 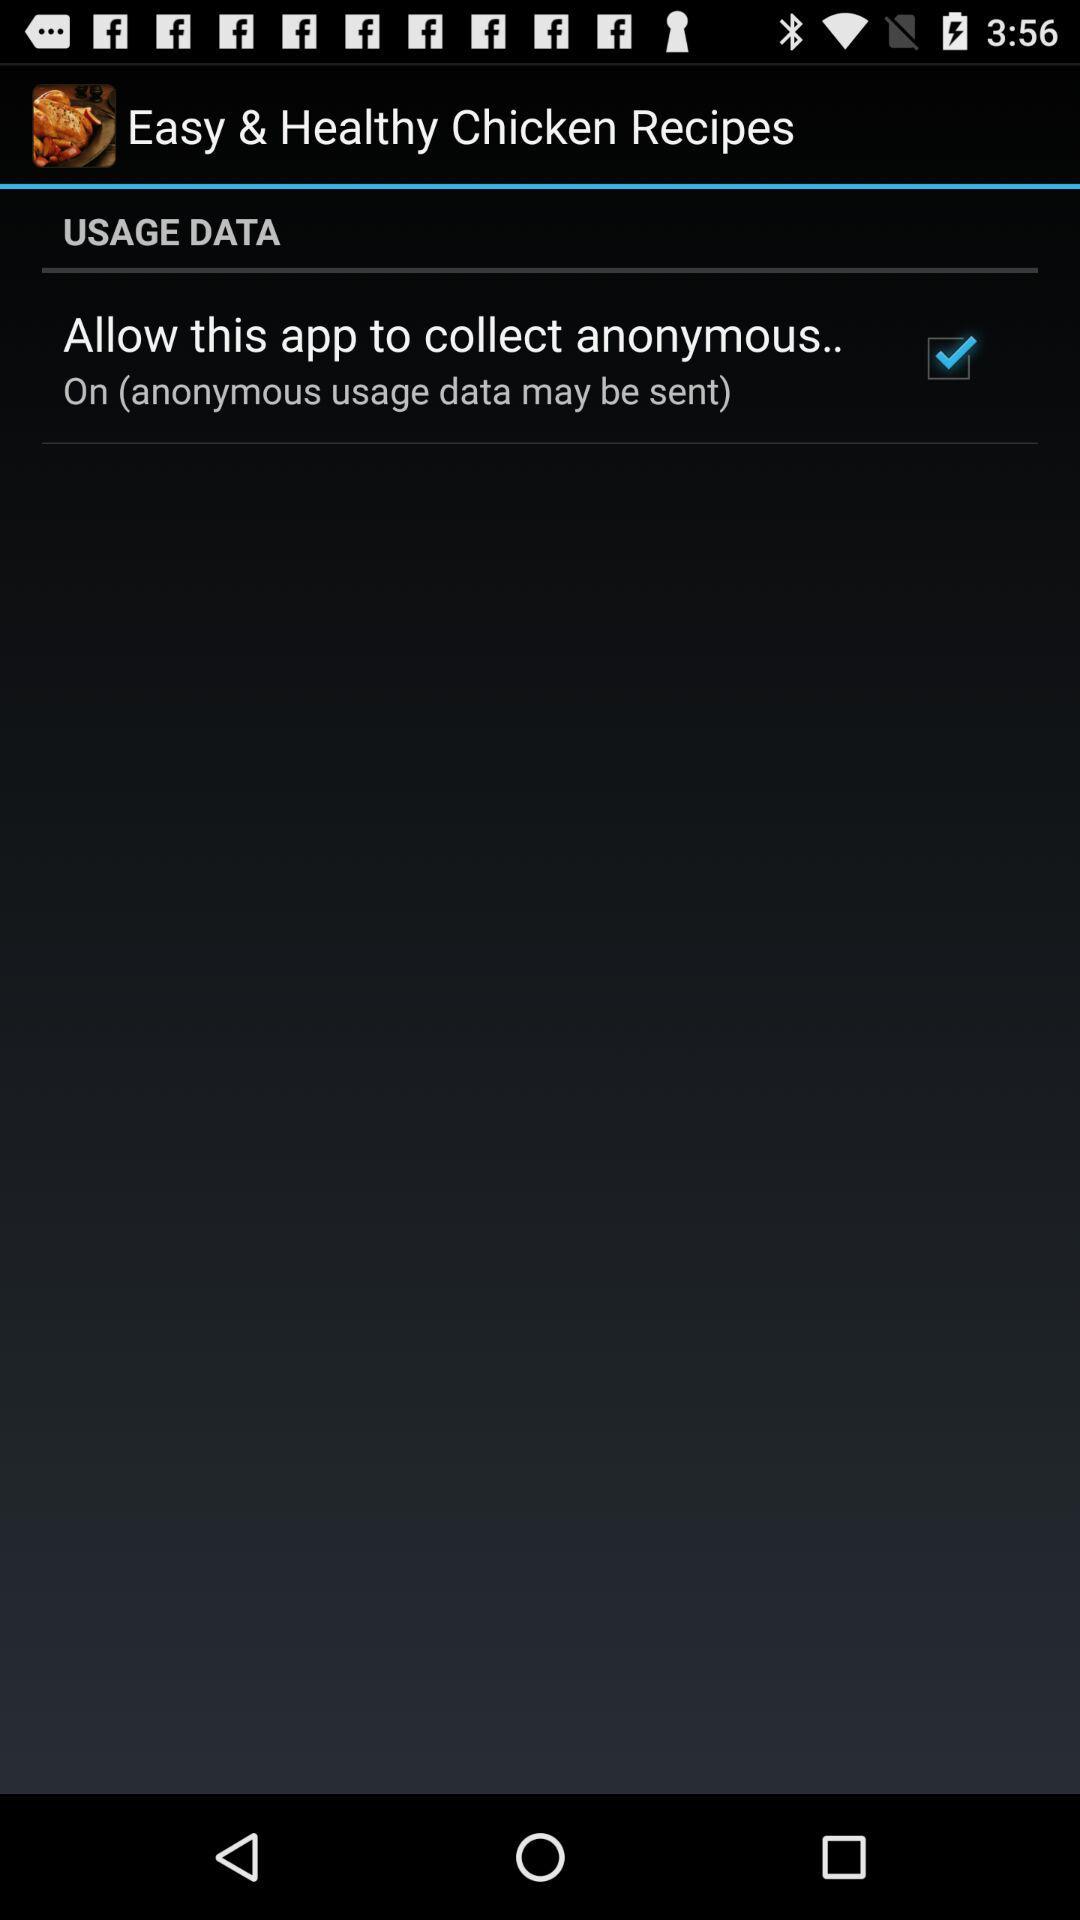 I want to click on the icon below the usage data icon, so click(x=947, y=358).